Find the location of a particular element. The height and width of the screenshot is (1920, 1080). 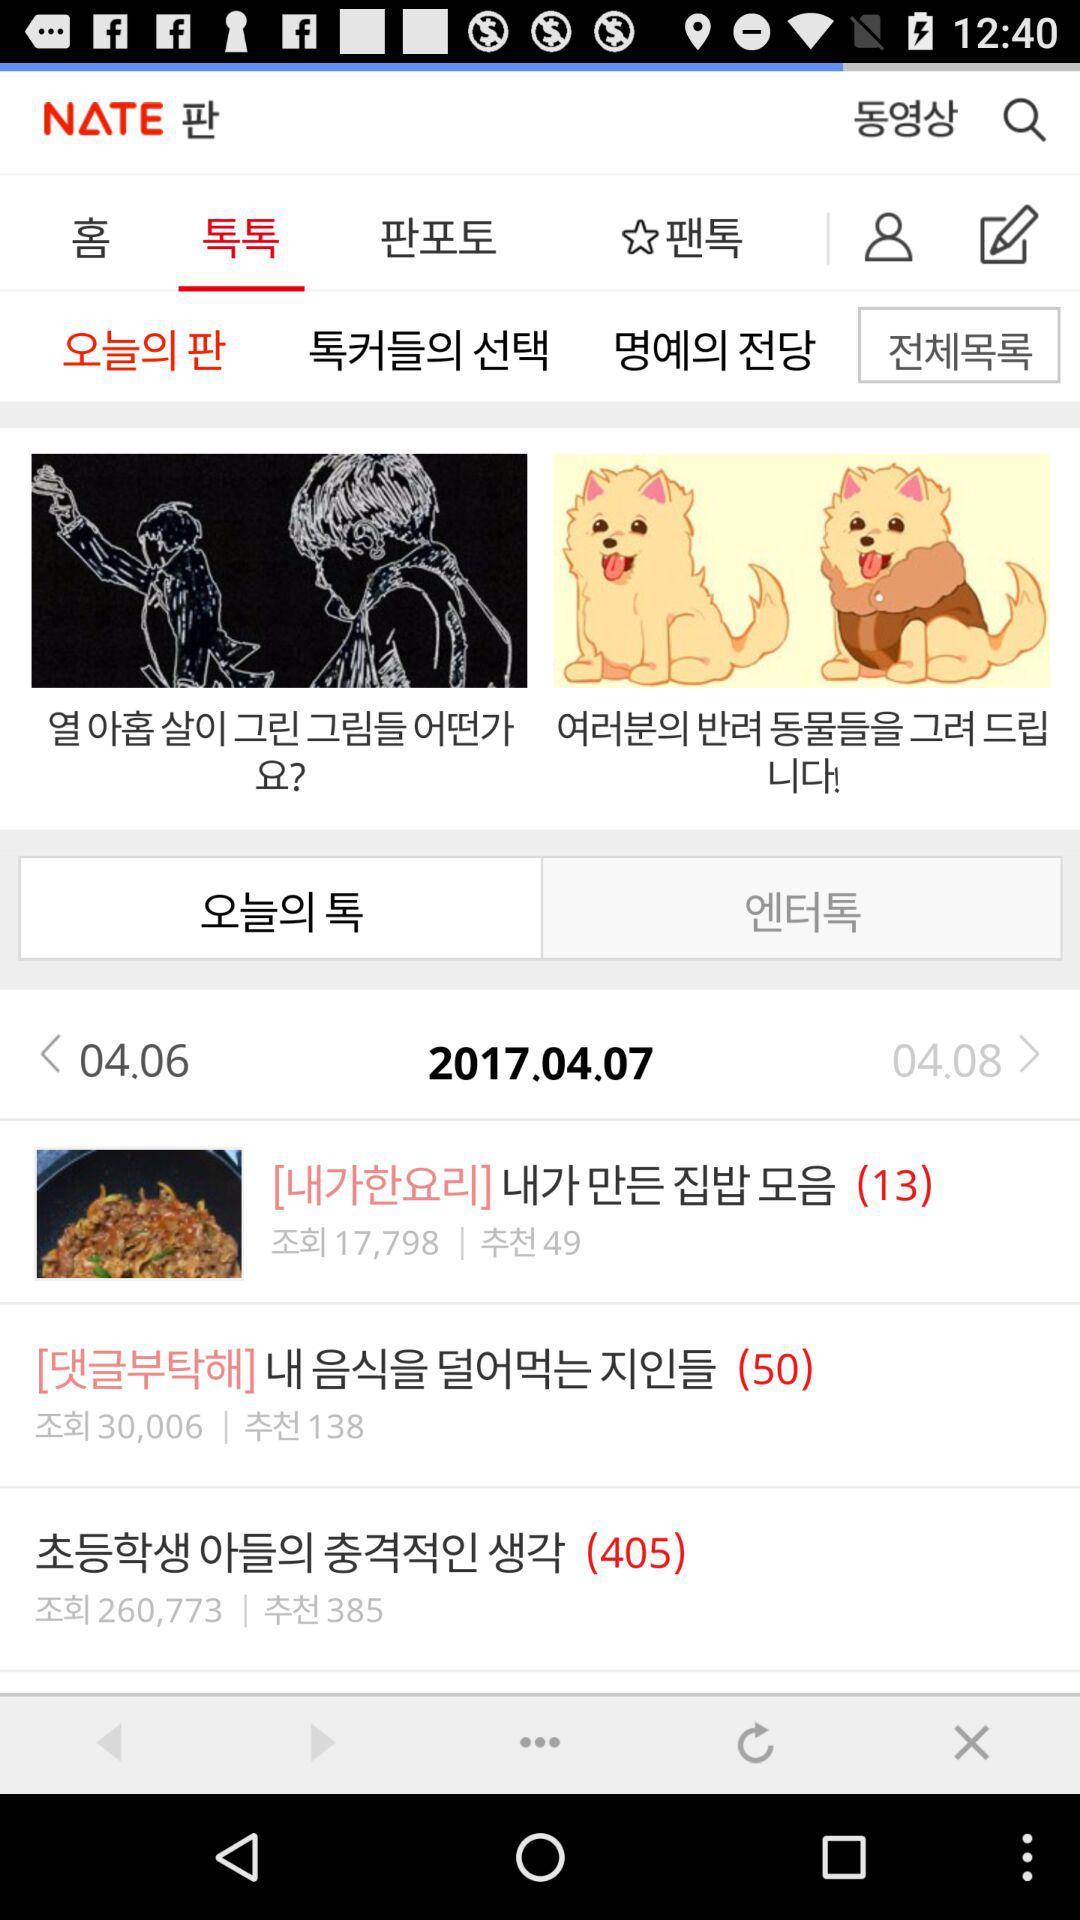

this button in reload is located at coordinates (756, 1741).